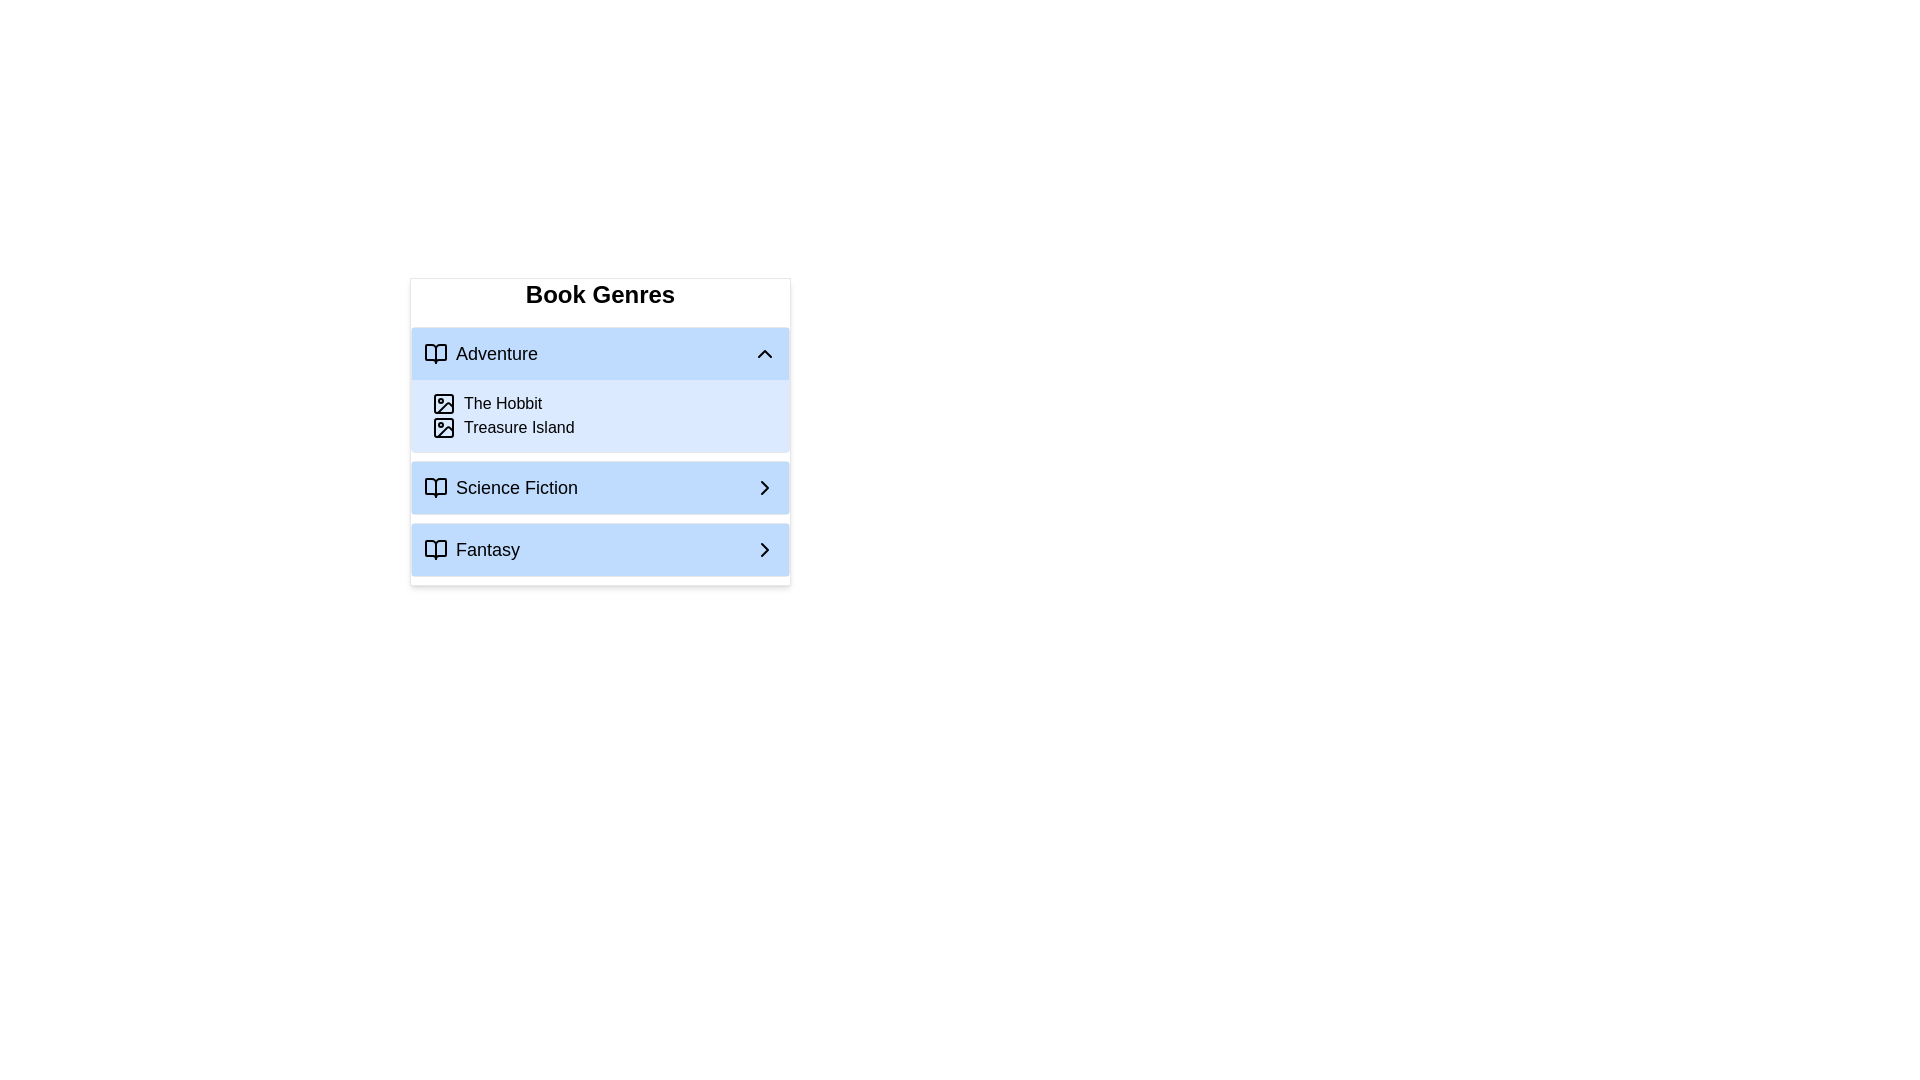 The height and width of the screenshot is (1080, 1920). Describe the element at coordinates (443, 427) in the screenshot. I see `the rounded rectangle SVG shape element that is part of the icon representing 'The Hobbit' in the 'Adventure' category under 'Book Genres'` at that location.